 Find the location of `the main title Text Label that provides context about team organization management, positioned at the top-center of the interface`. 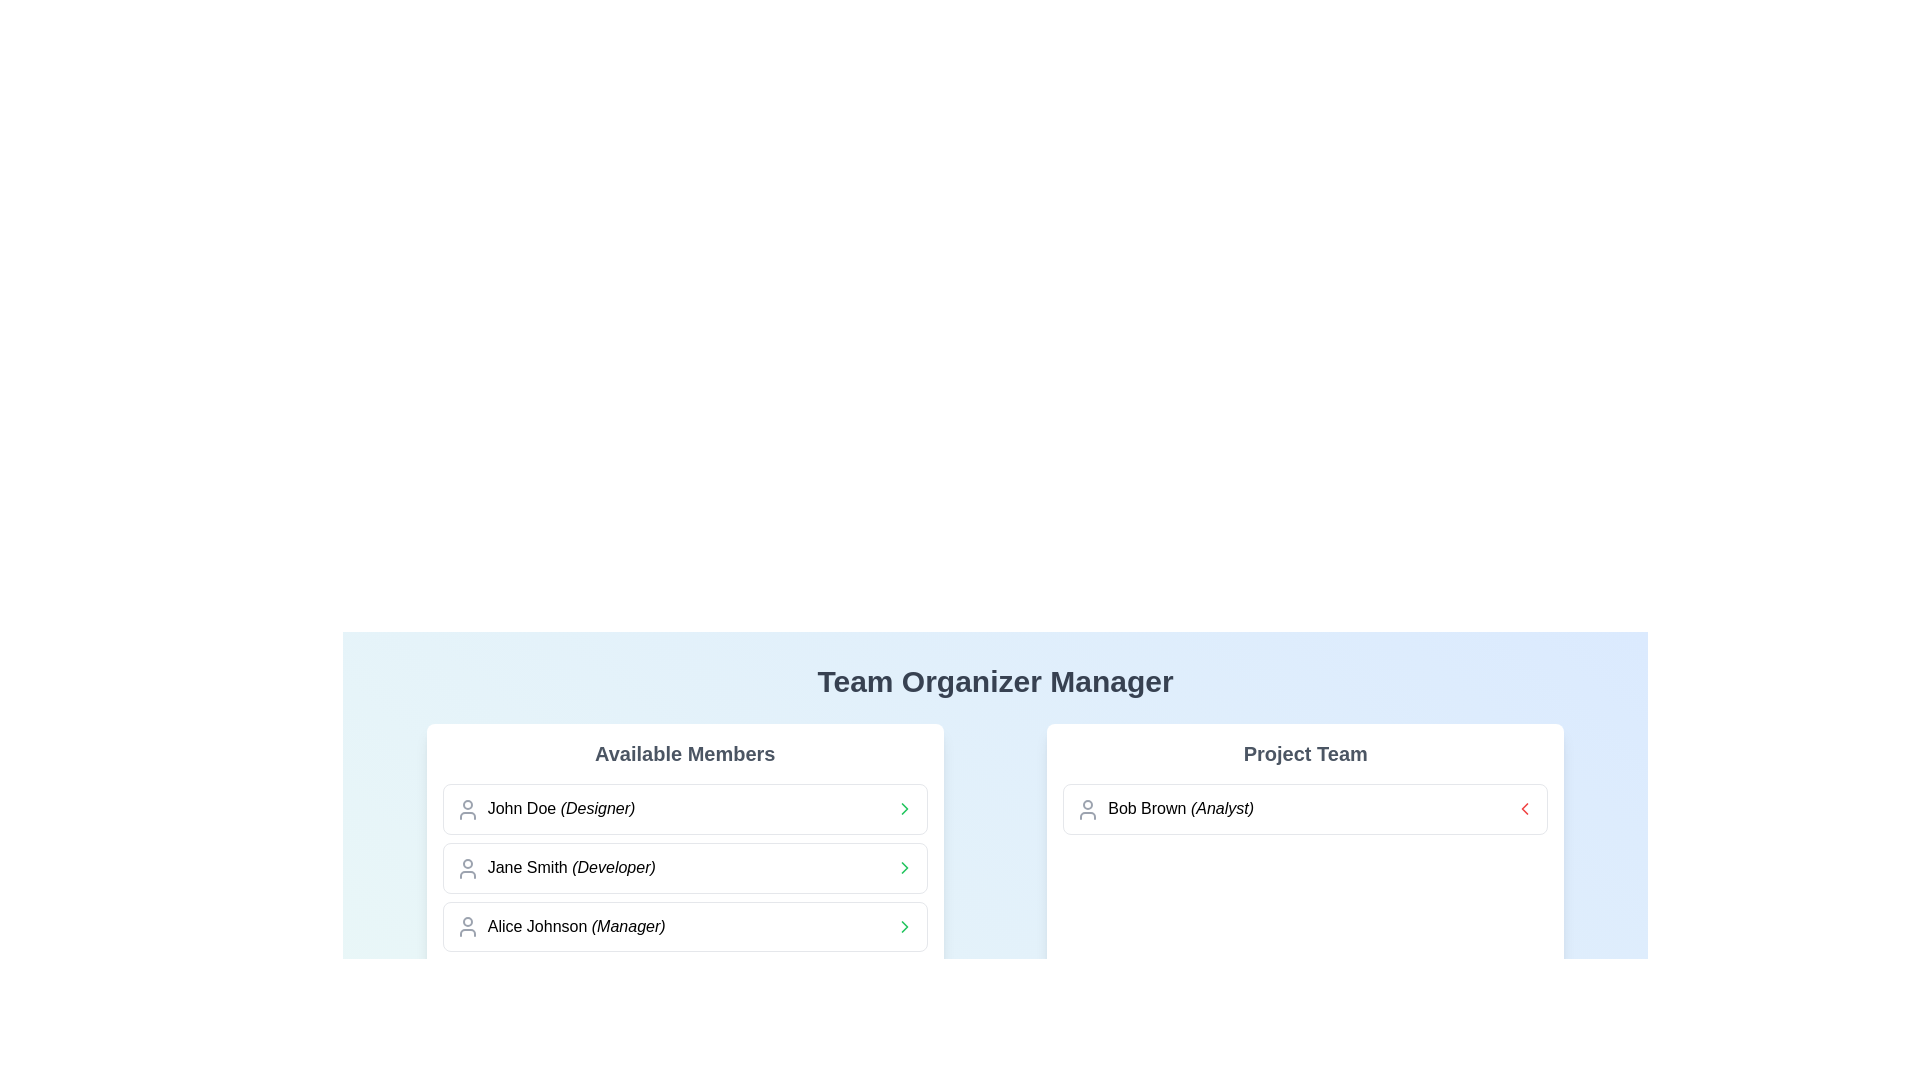

the main title Text Label that provides context about team organization management, positioned at the top-center of the interface is located at coordinates (995, 681).